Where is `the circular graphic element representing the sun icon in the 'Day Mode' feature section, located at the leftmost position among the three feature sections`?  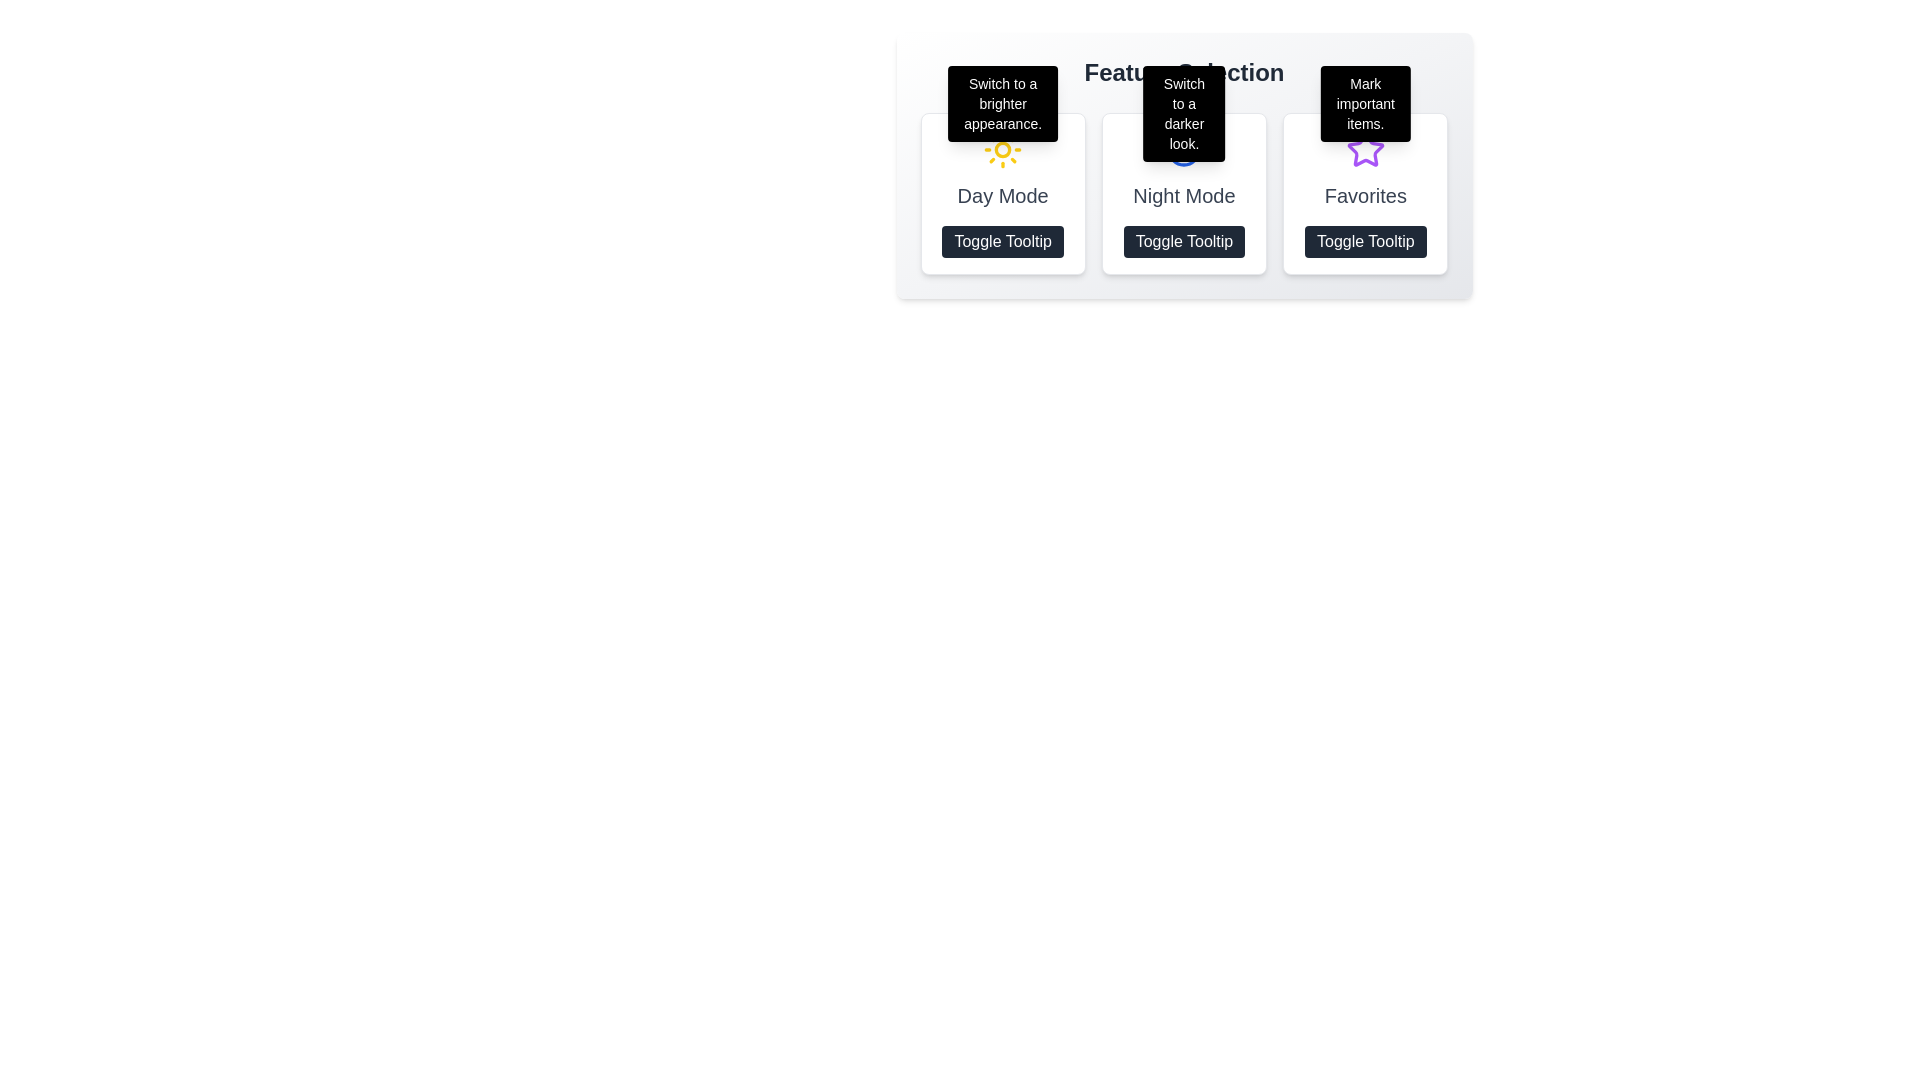
the circular graphic element representing the sun icon in the 'Day Mode' feature section, located at the leftmost position among the three feature sections is located at coordinates (1003, 149).